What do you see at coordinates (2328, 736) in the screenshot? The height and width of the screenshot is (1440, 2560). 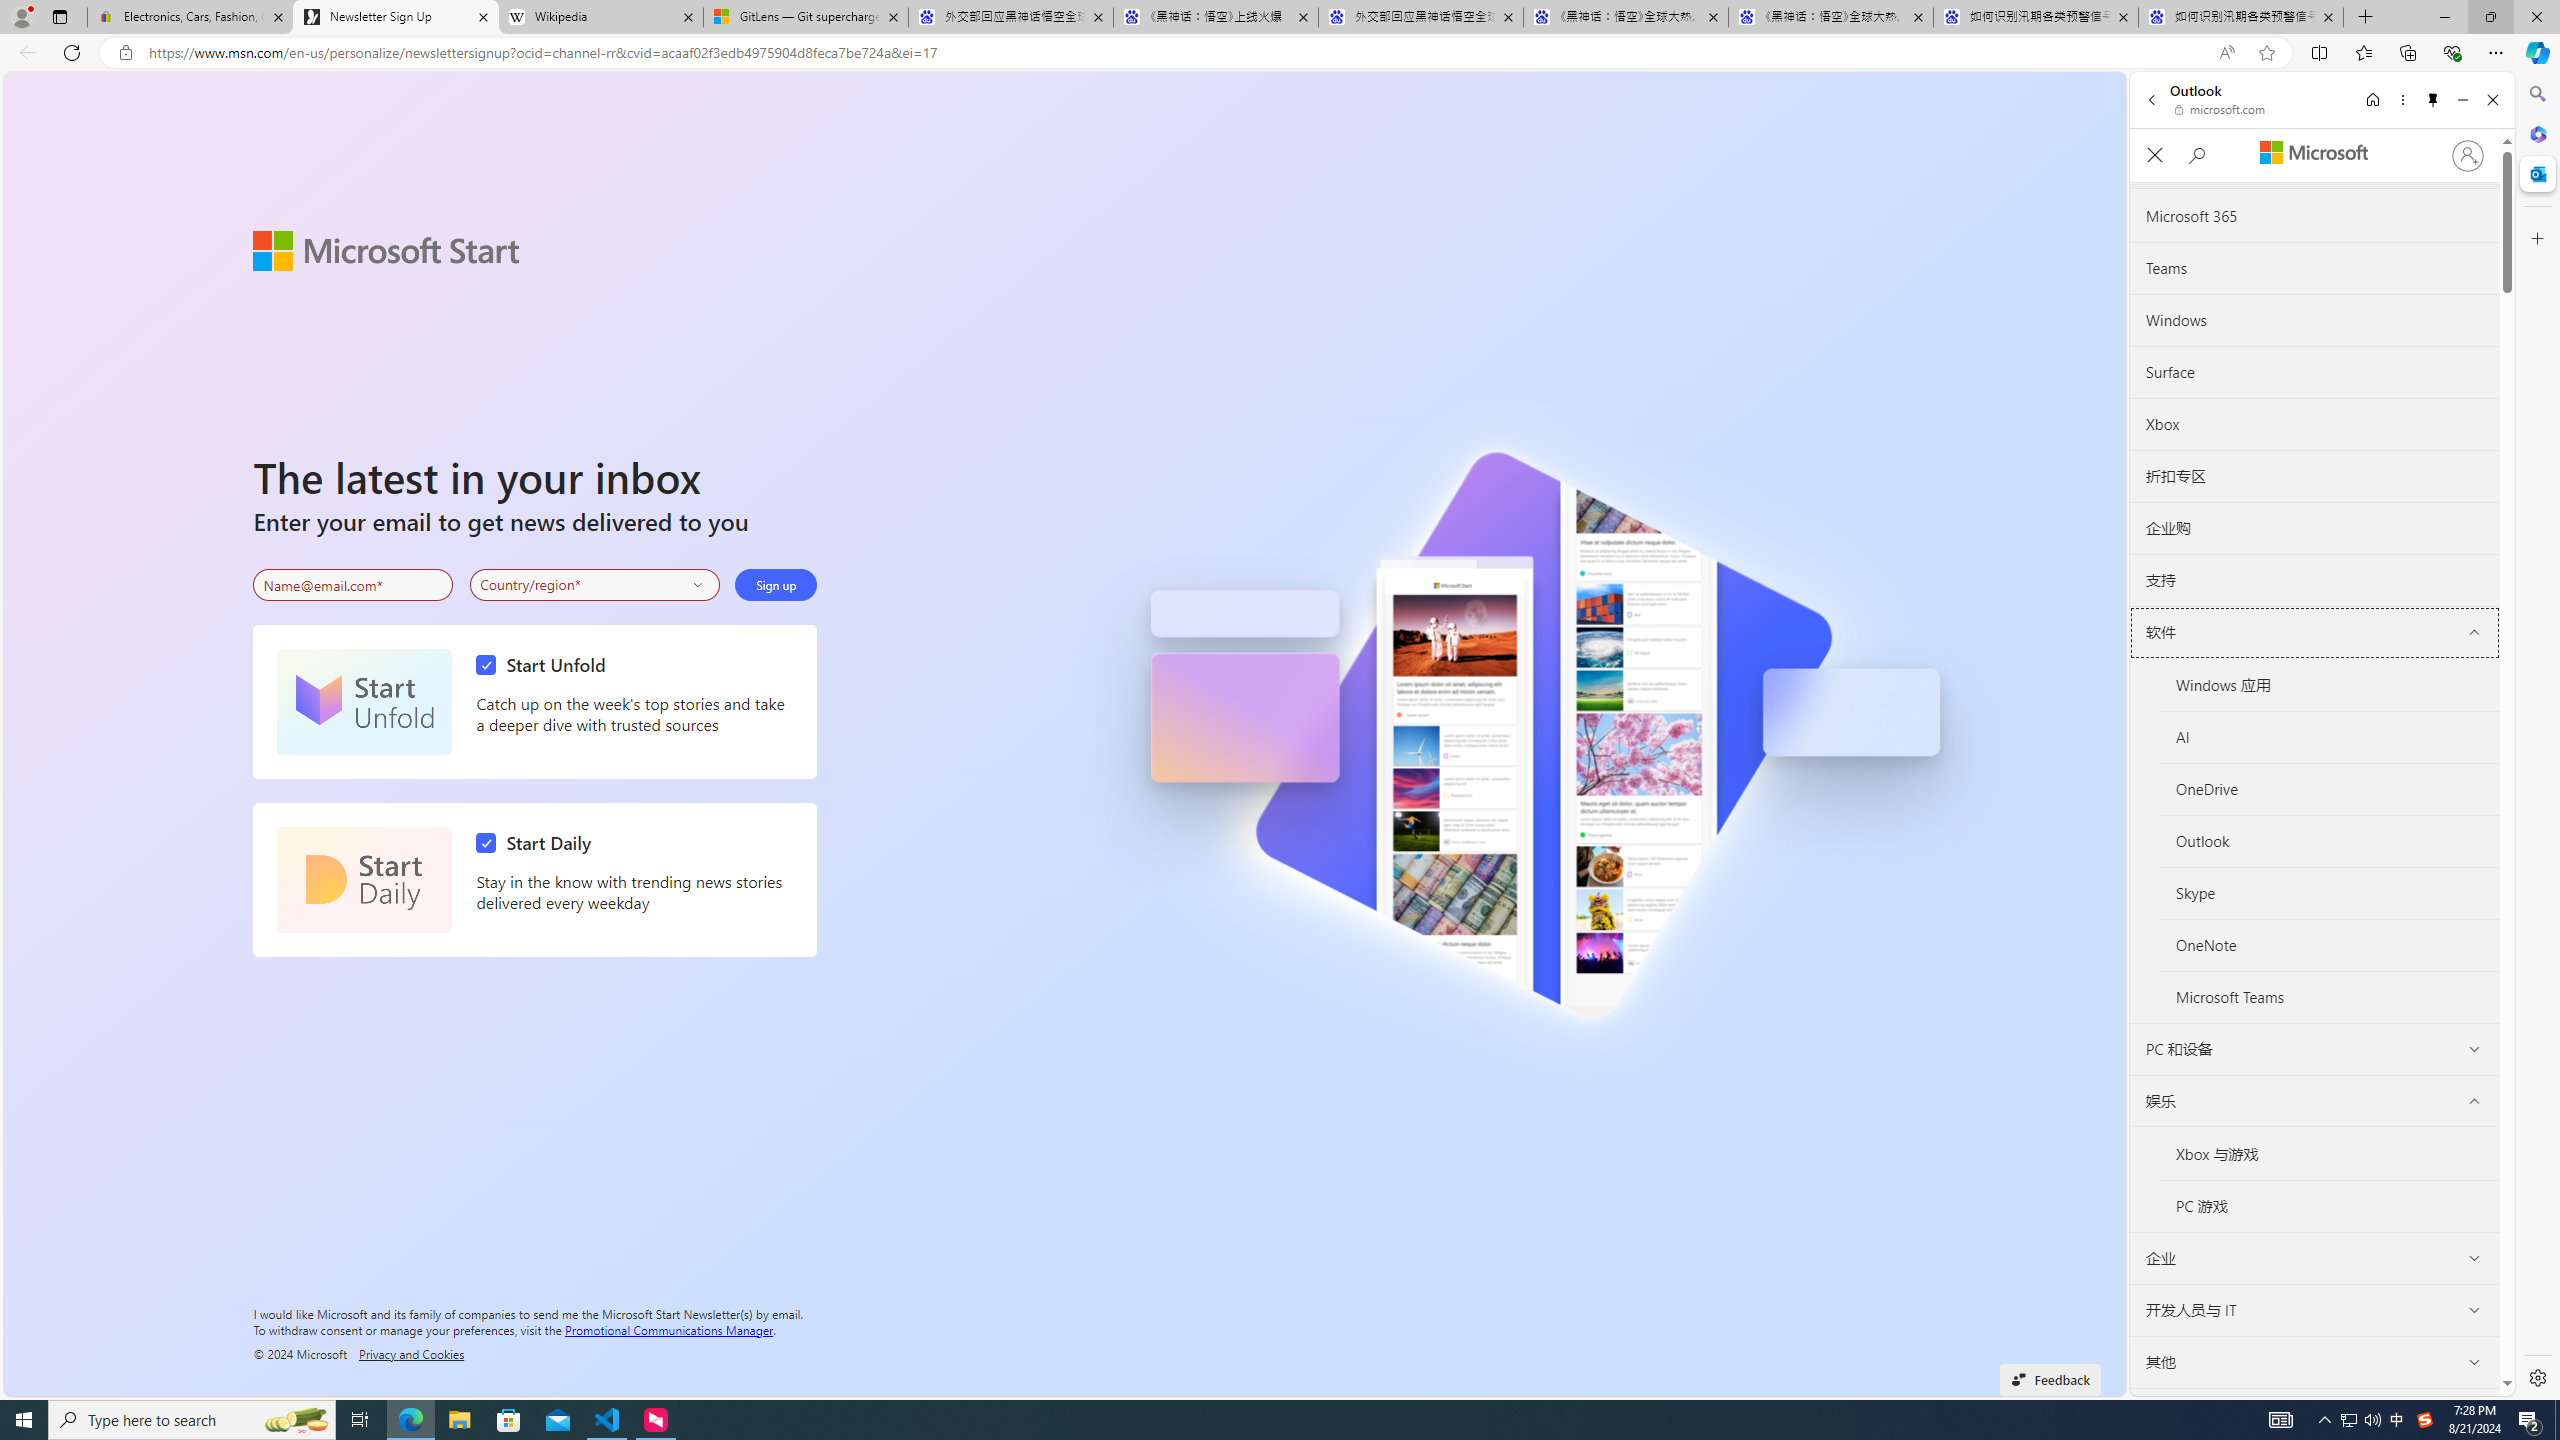 I see `'AI'` at bounding box center [2328, 736].